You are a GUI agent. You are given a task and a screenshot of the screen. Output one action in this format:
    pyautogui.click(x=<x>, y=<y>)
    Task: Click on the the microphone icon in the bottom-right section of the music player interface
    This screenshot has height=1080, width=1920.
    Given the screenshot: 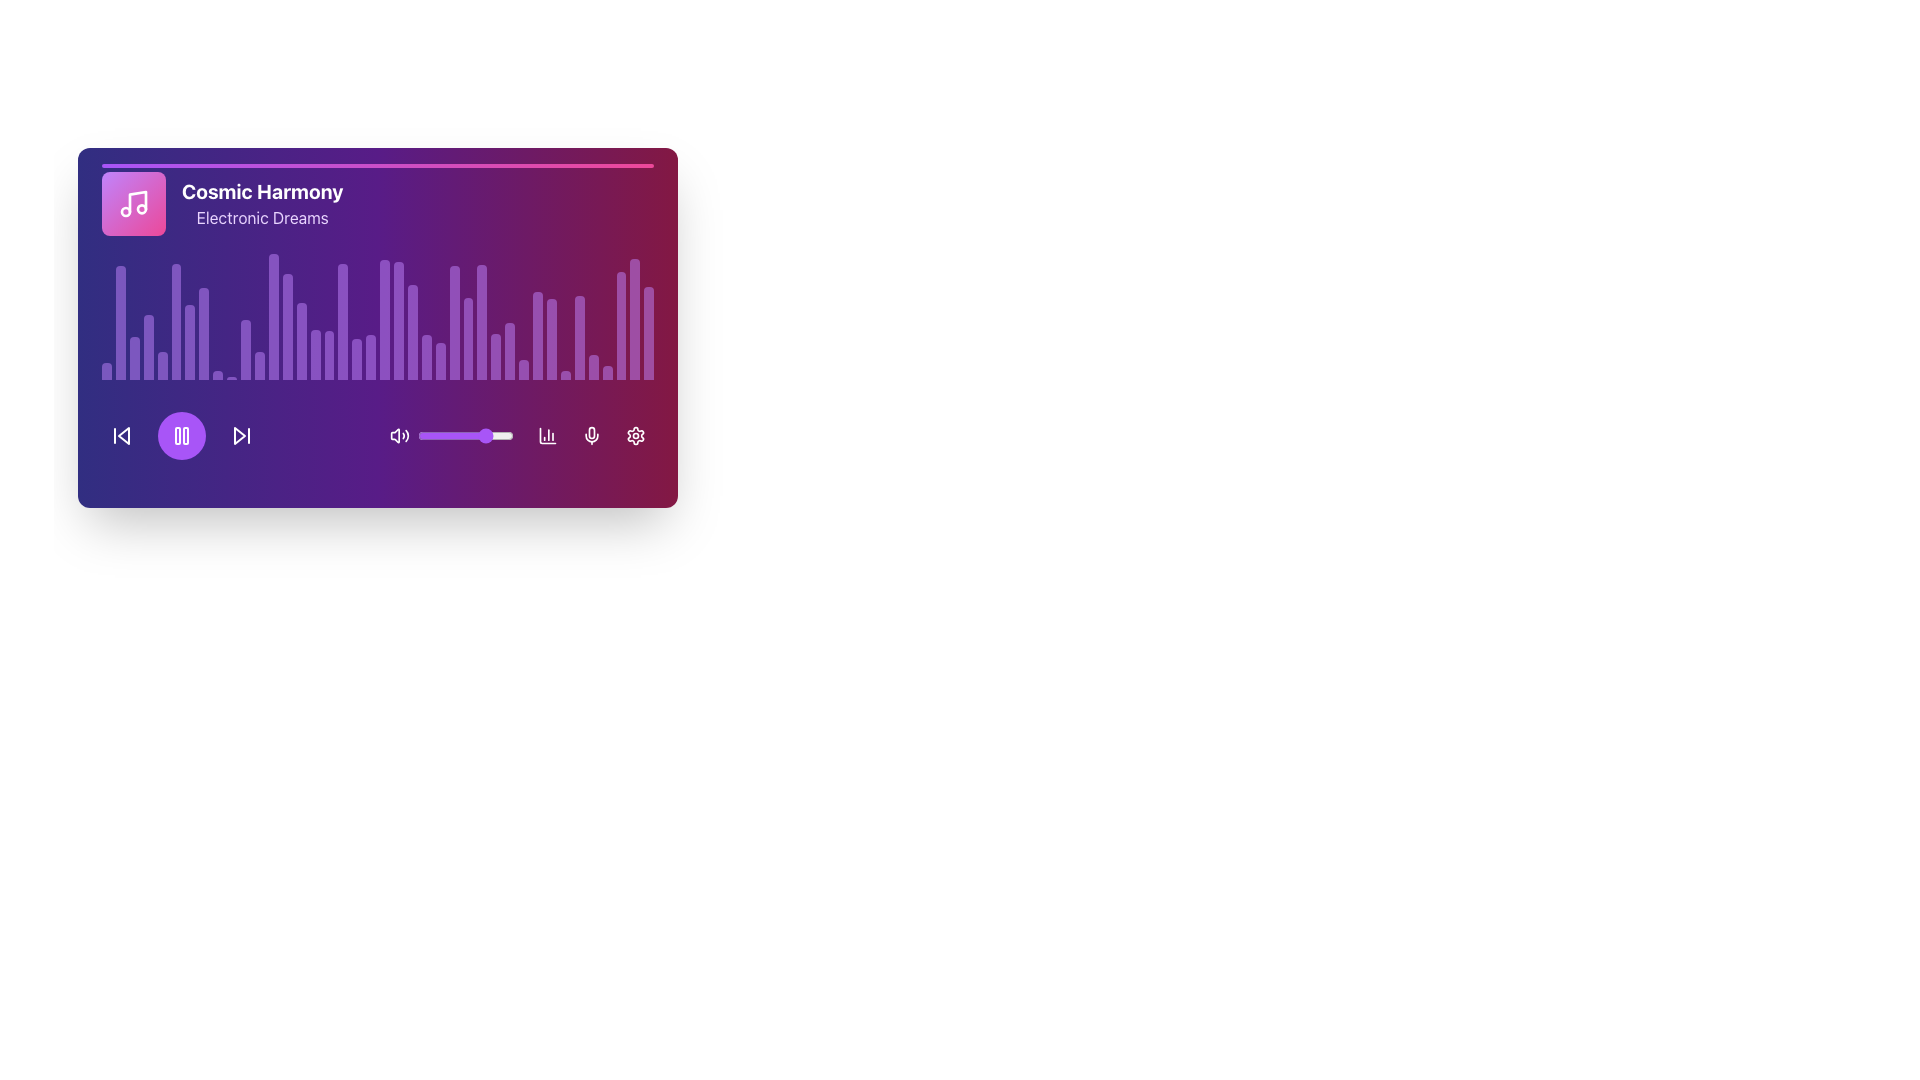 What is the action you would take?
    pyautogui.click(x=590, y=434)
    